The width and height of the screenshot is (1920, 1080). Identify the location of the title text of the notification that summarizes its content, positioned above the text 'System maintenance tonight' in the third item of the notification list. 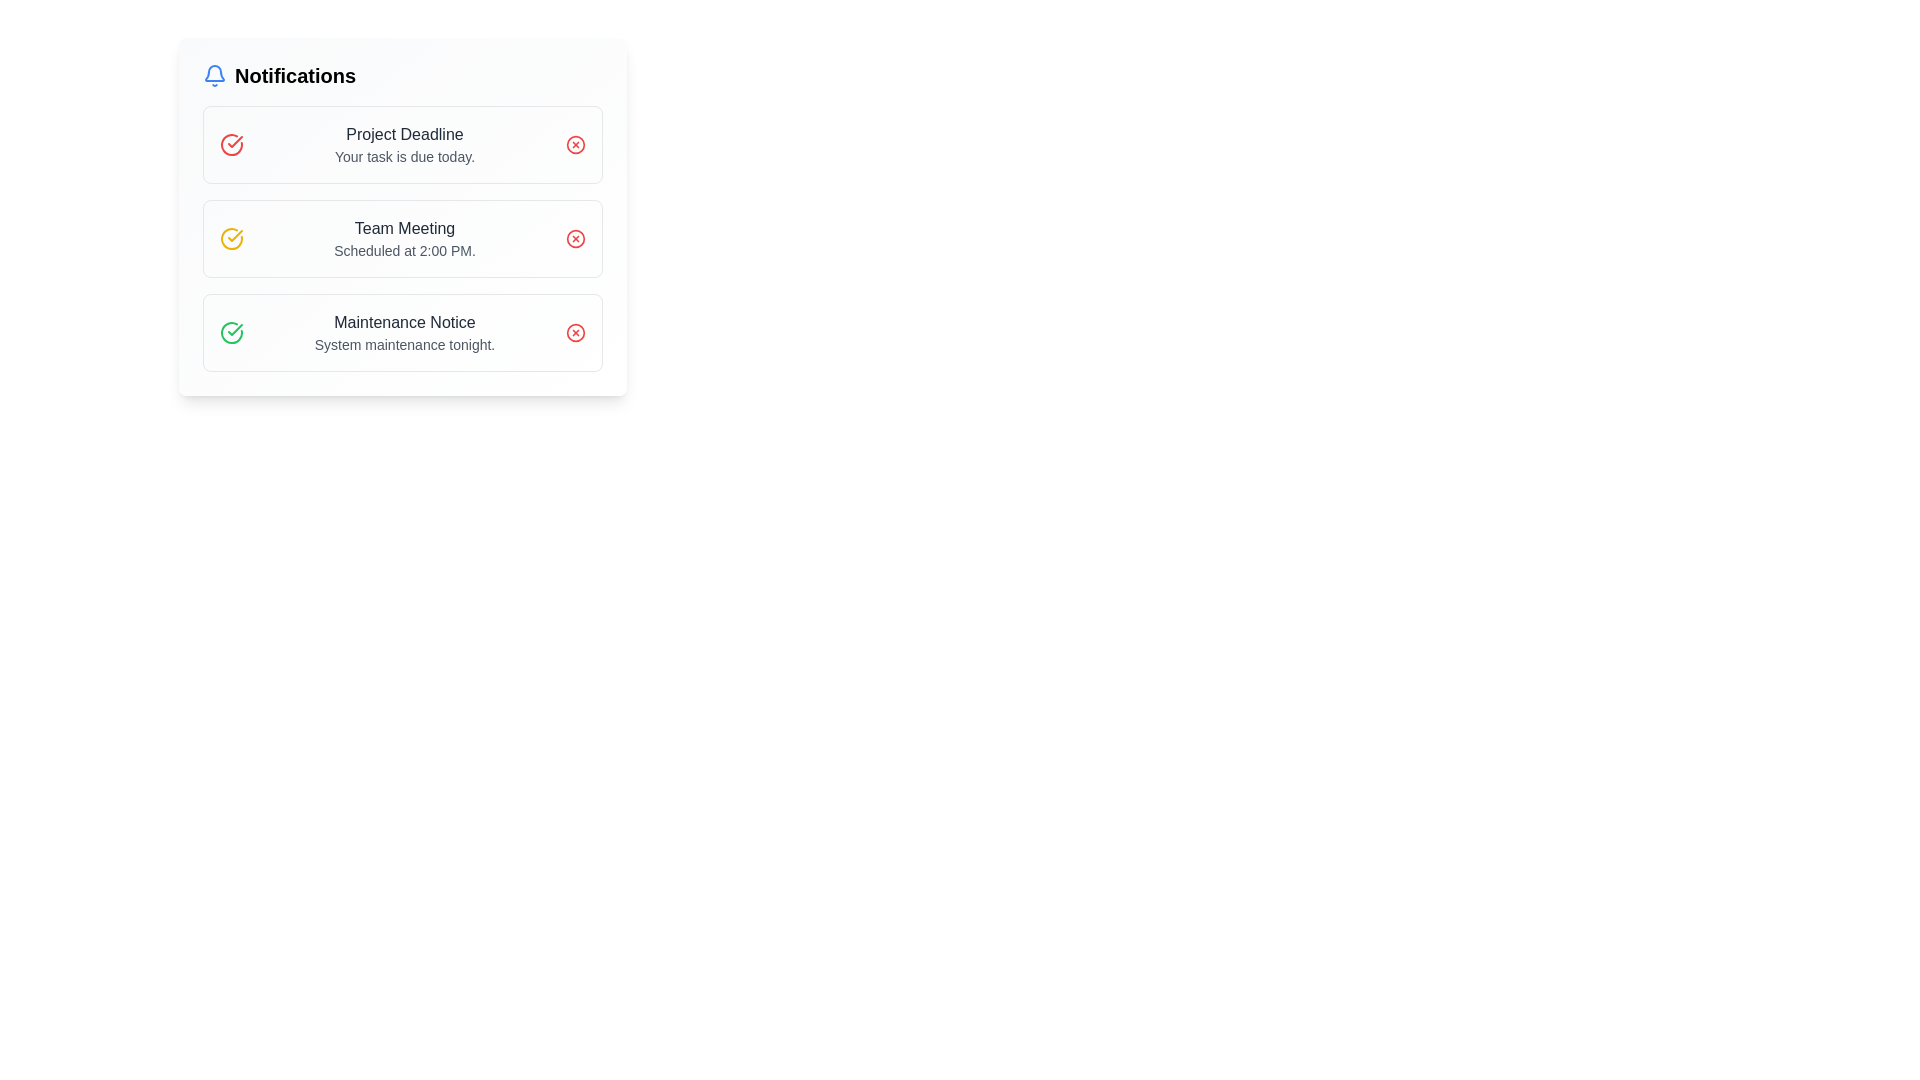
(403, 322).